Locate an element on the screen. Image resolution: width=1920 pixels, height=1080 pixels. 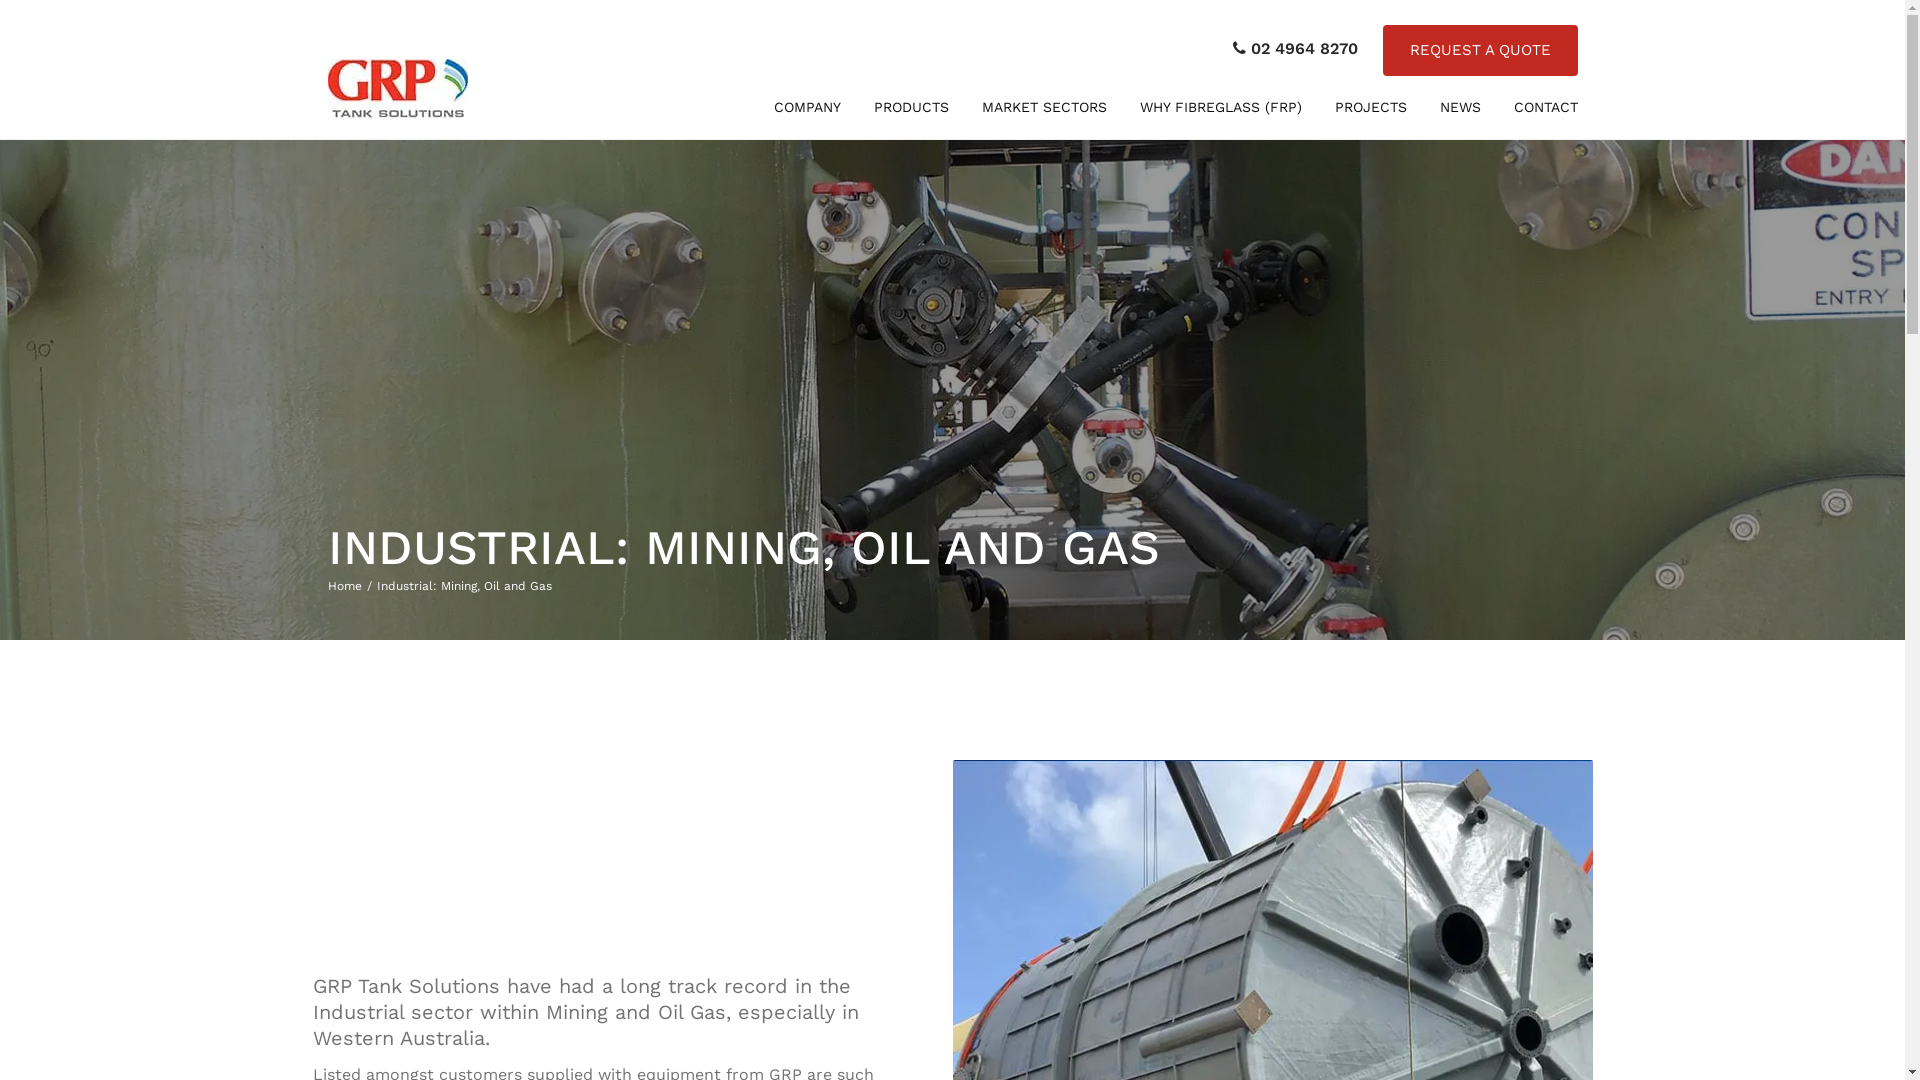
'COMPANY' is located at coordinates (807, 107).